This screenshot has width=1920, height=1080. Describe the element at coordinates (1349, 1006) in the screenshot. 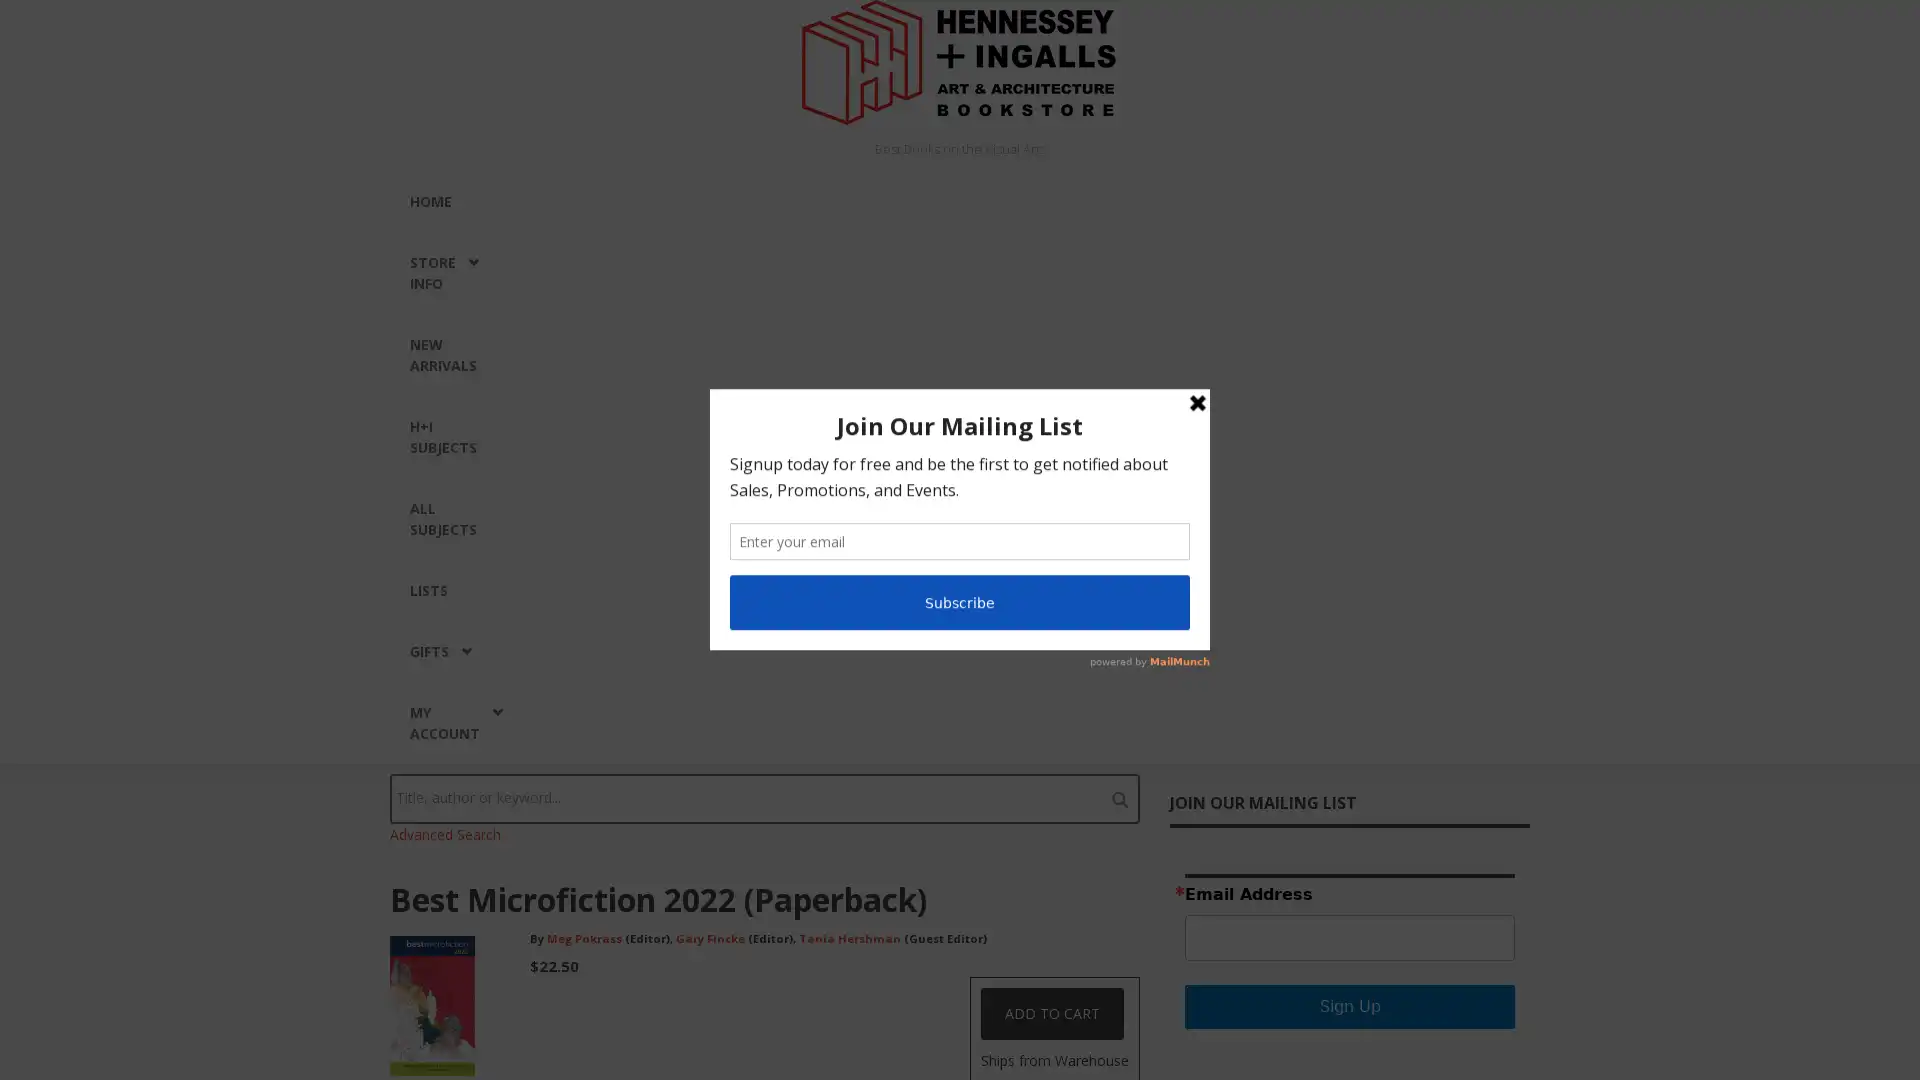

I see `Sign Up` at that location.